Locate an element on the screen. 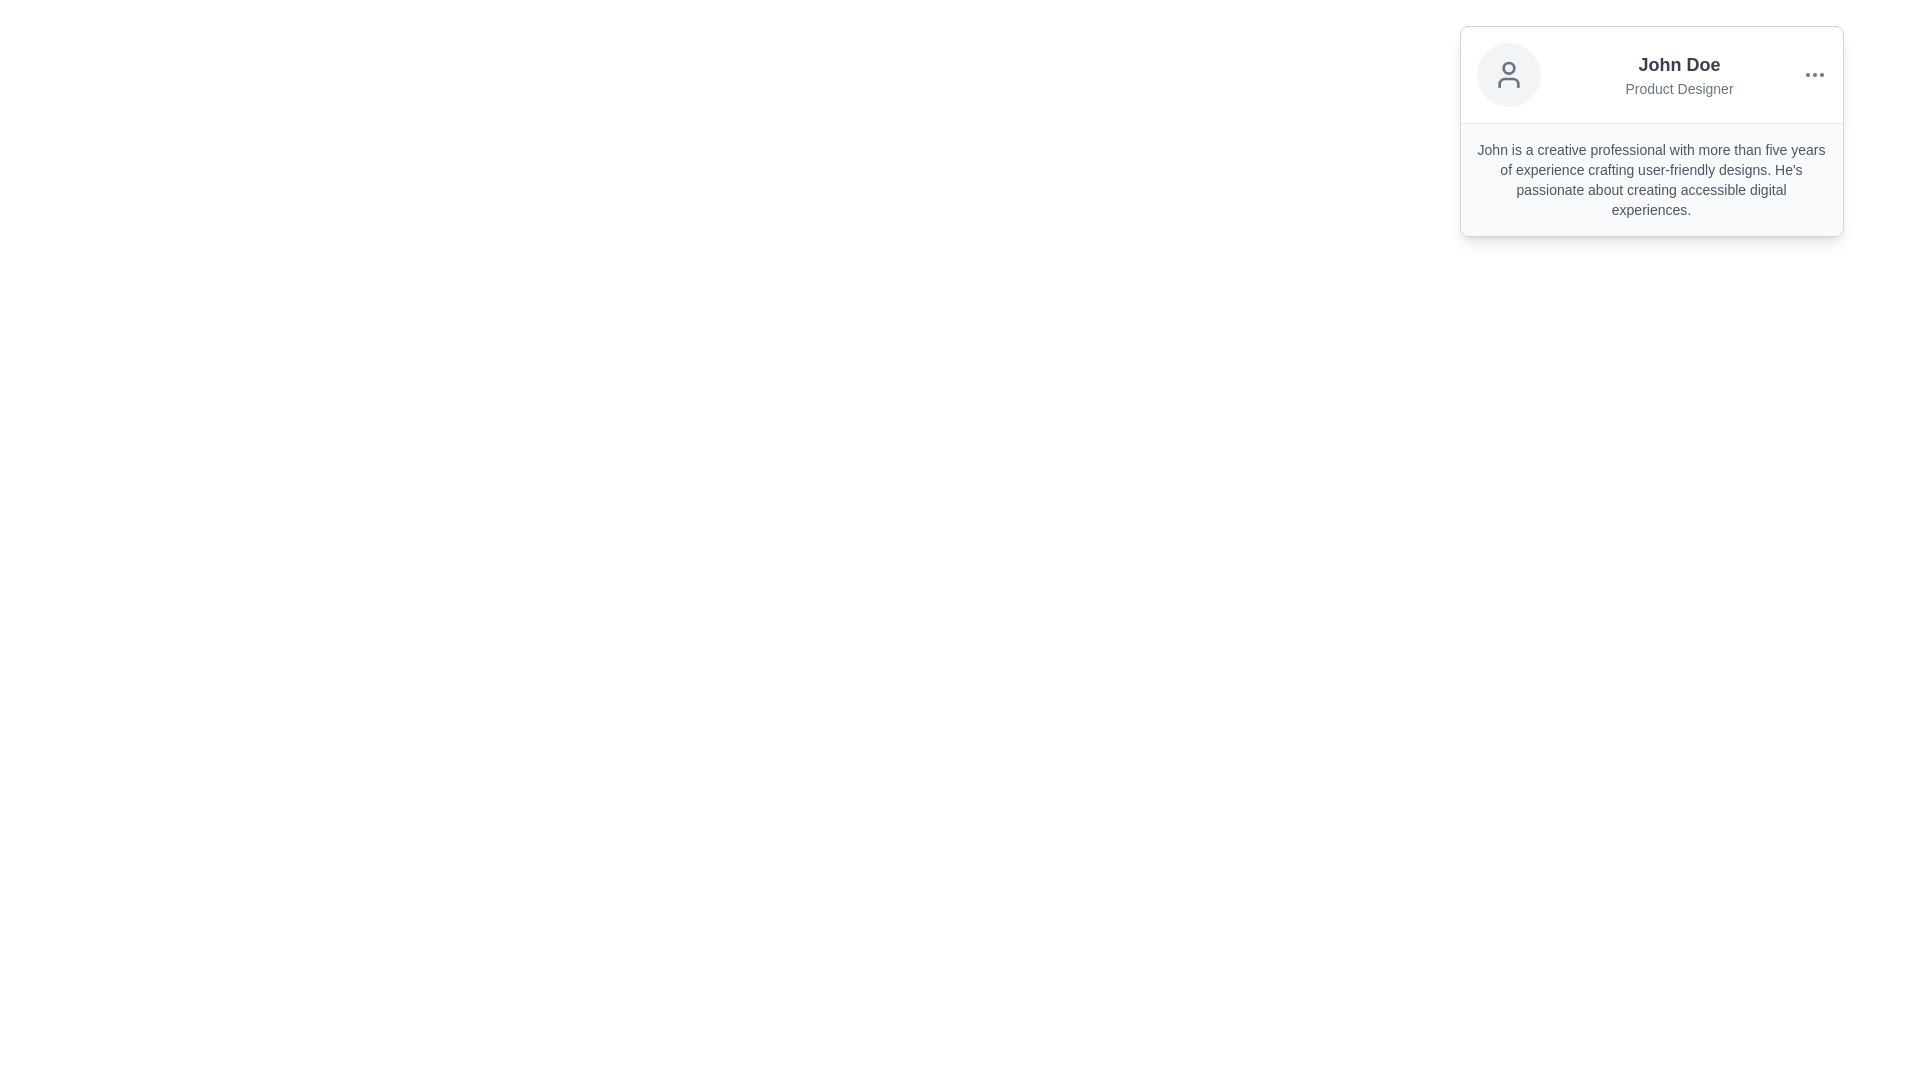 Image resolution: width=1920 pixels, height=1080 pixels. the circular graphic element within the user profile avatar located at the top-left corner of the user profile card is located at coordinates (1508, 67).